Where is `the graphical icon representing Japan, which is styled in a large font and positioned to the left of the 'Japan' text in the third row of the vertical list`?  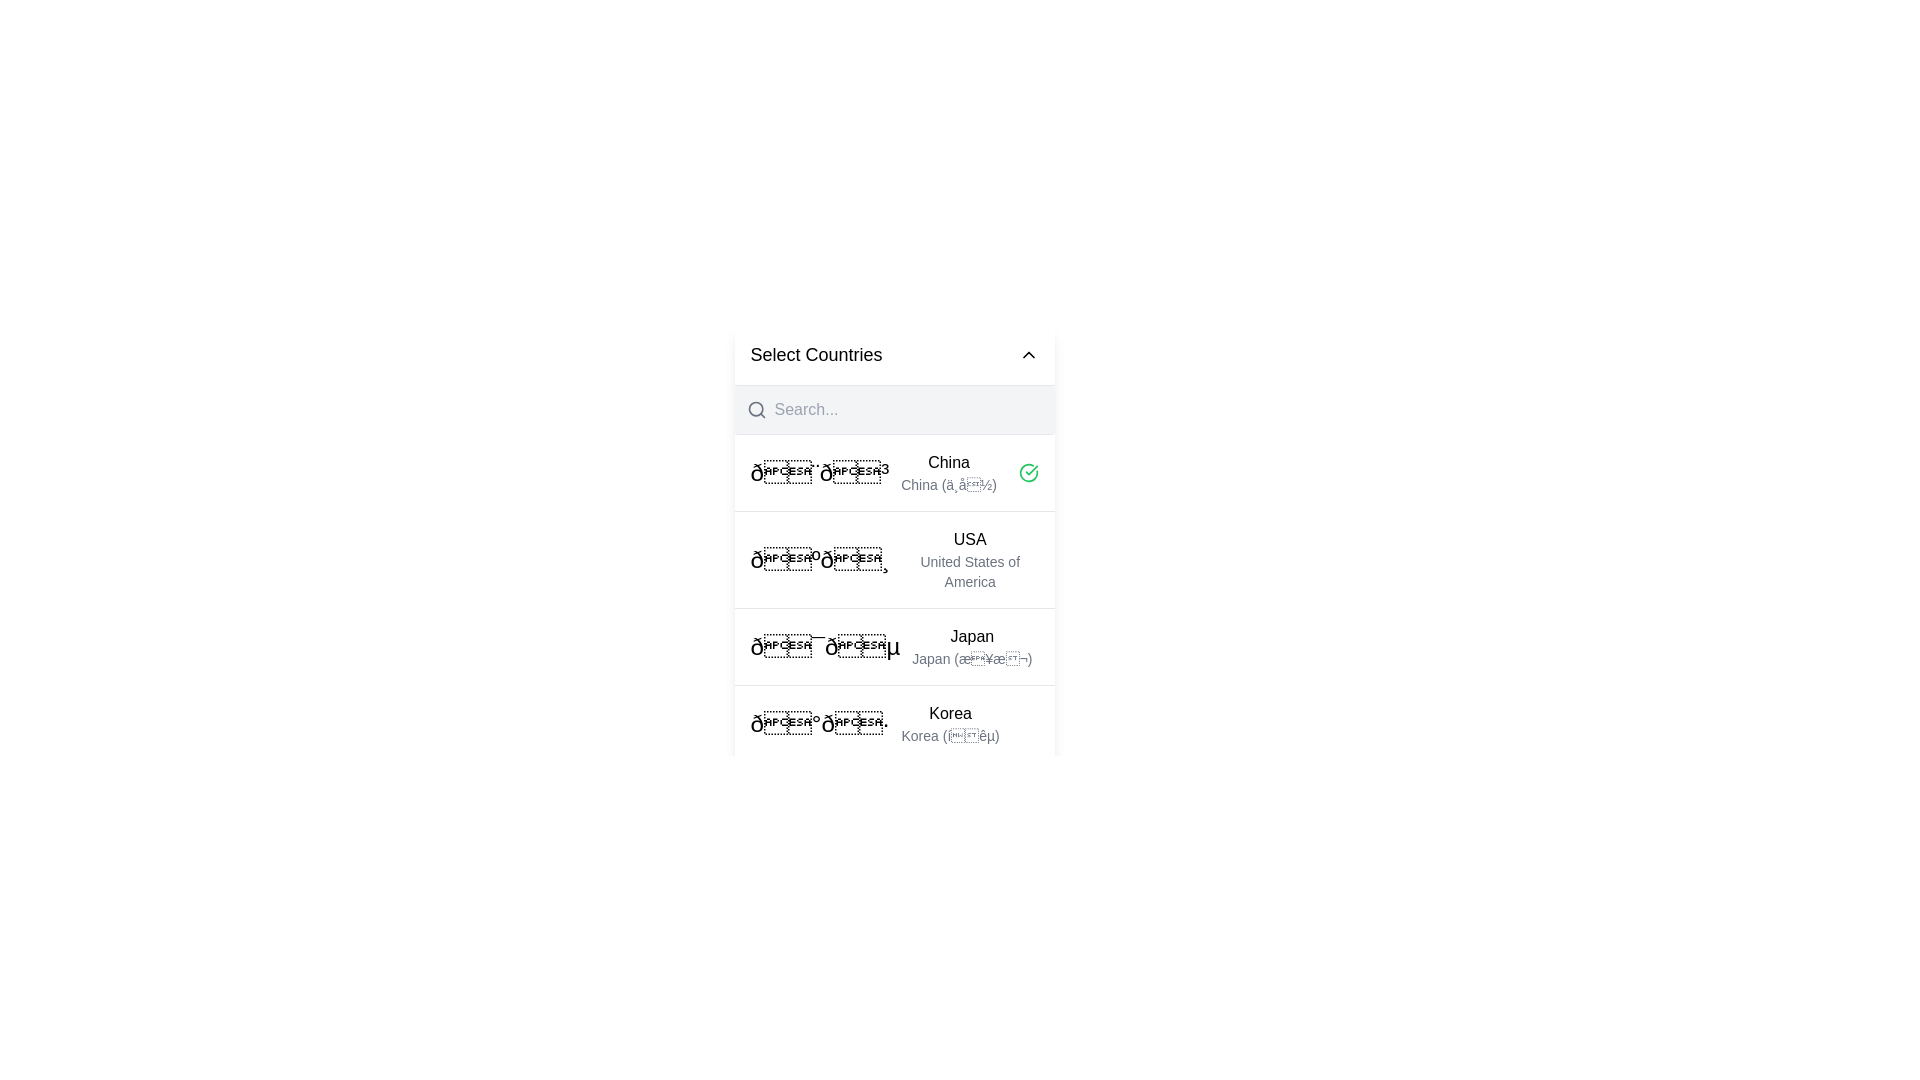
the graphical icon representing Japan, which is styled in a large font and positioned to the left of the 'Japan' text in the third row of the vertical list is located at coordinates (825, 647).